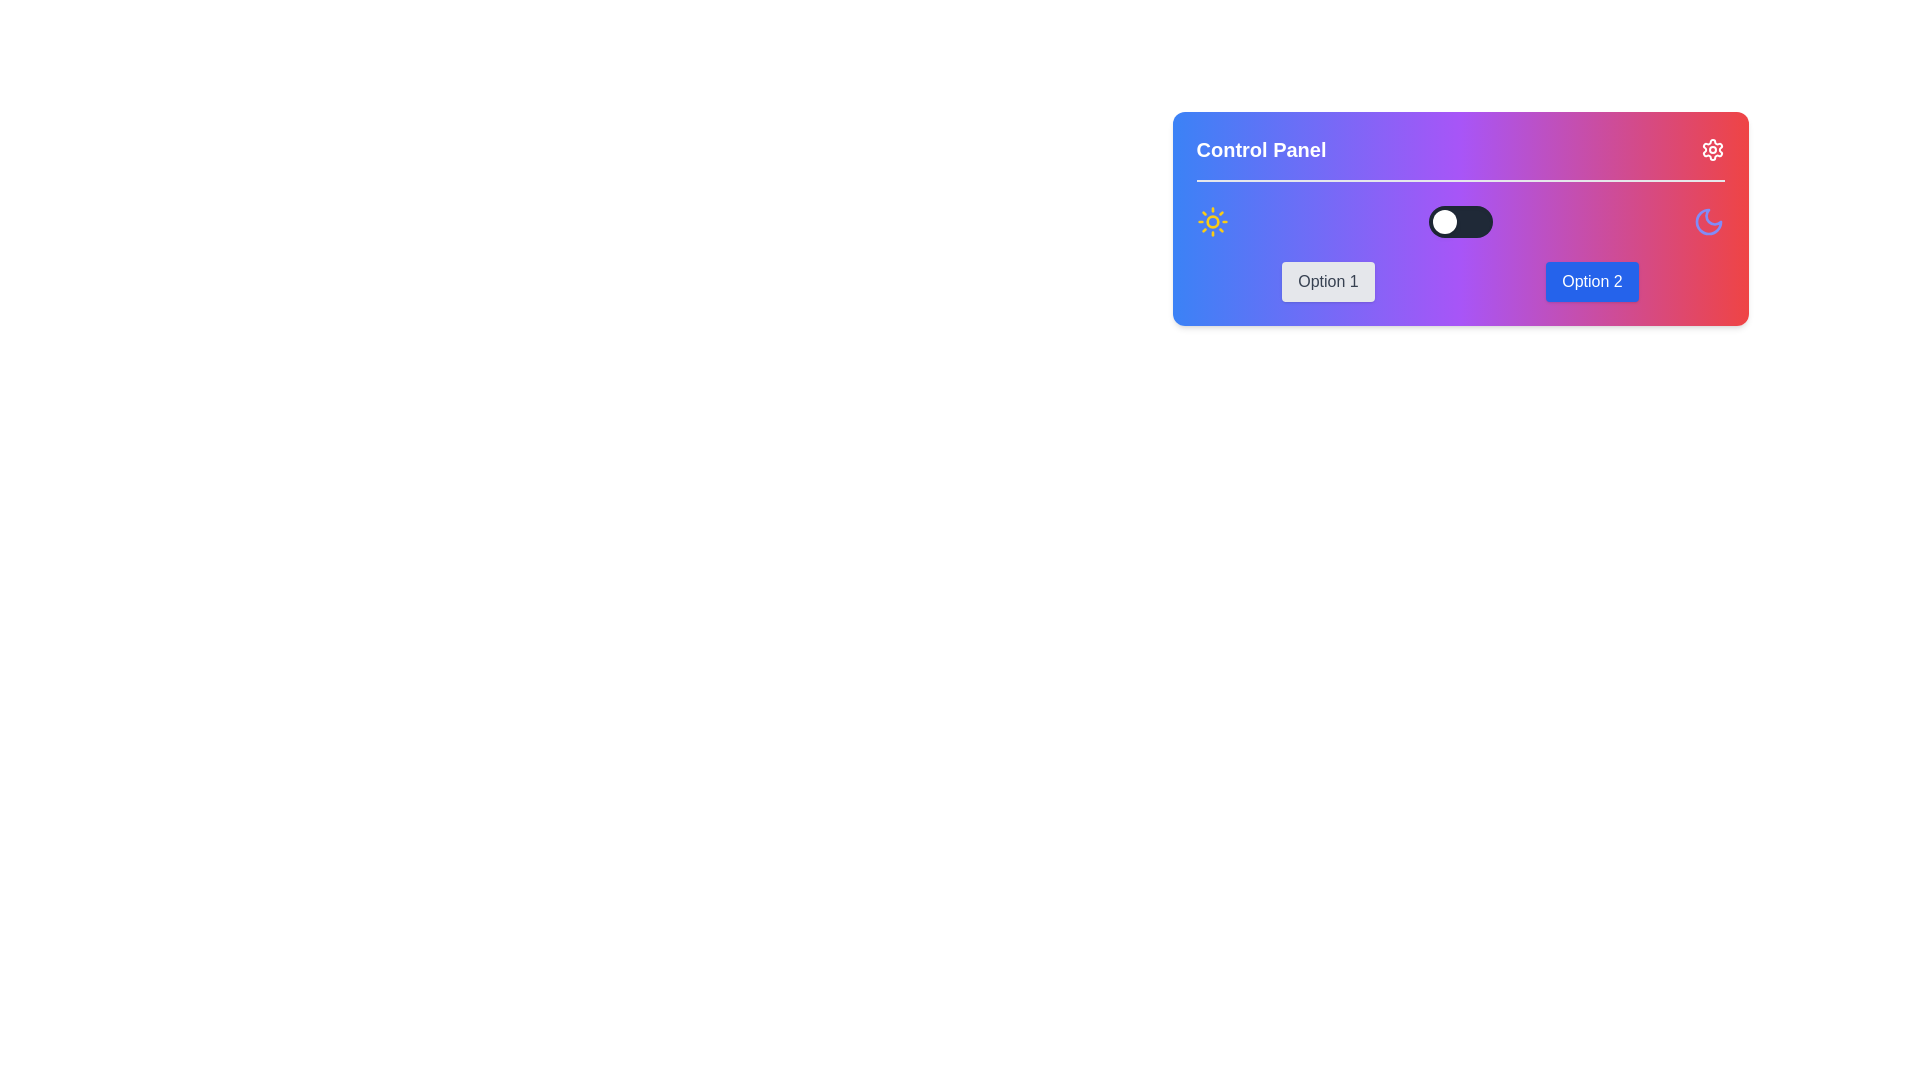  Describe the element at coordinates (1211, 222) in the screenshot. I see `the decorative SVG circle element at the center of the 'sun' icon in the gradient-styled control panel, which symbolizes light or bright mode` at that location.